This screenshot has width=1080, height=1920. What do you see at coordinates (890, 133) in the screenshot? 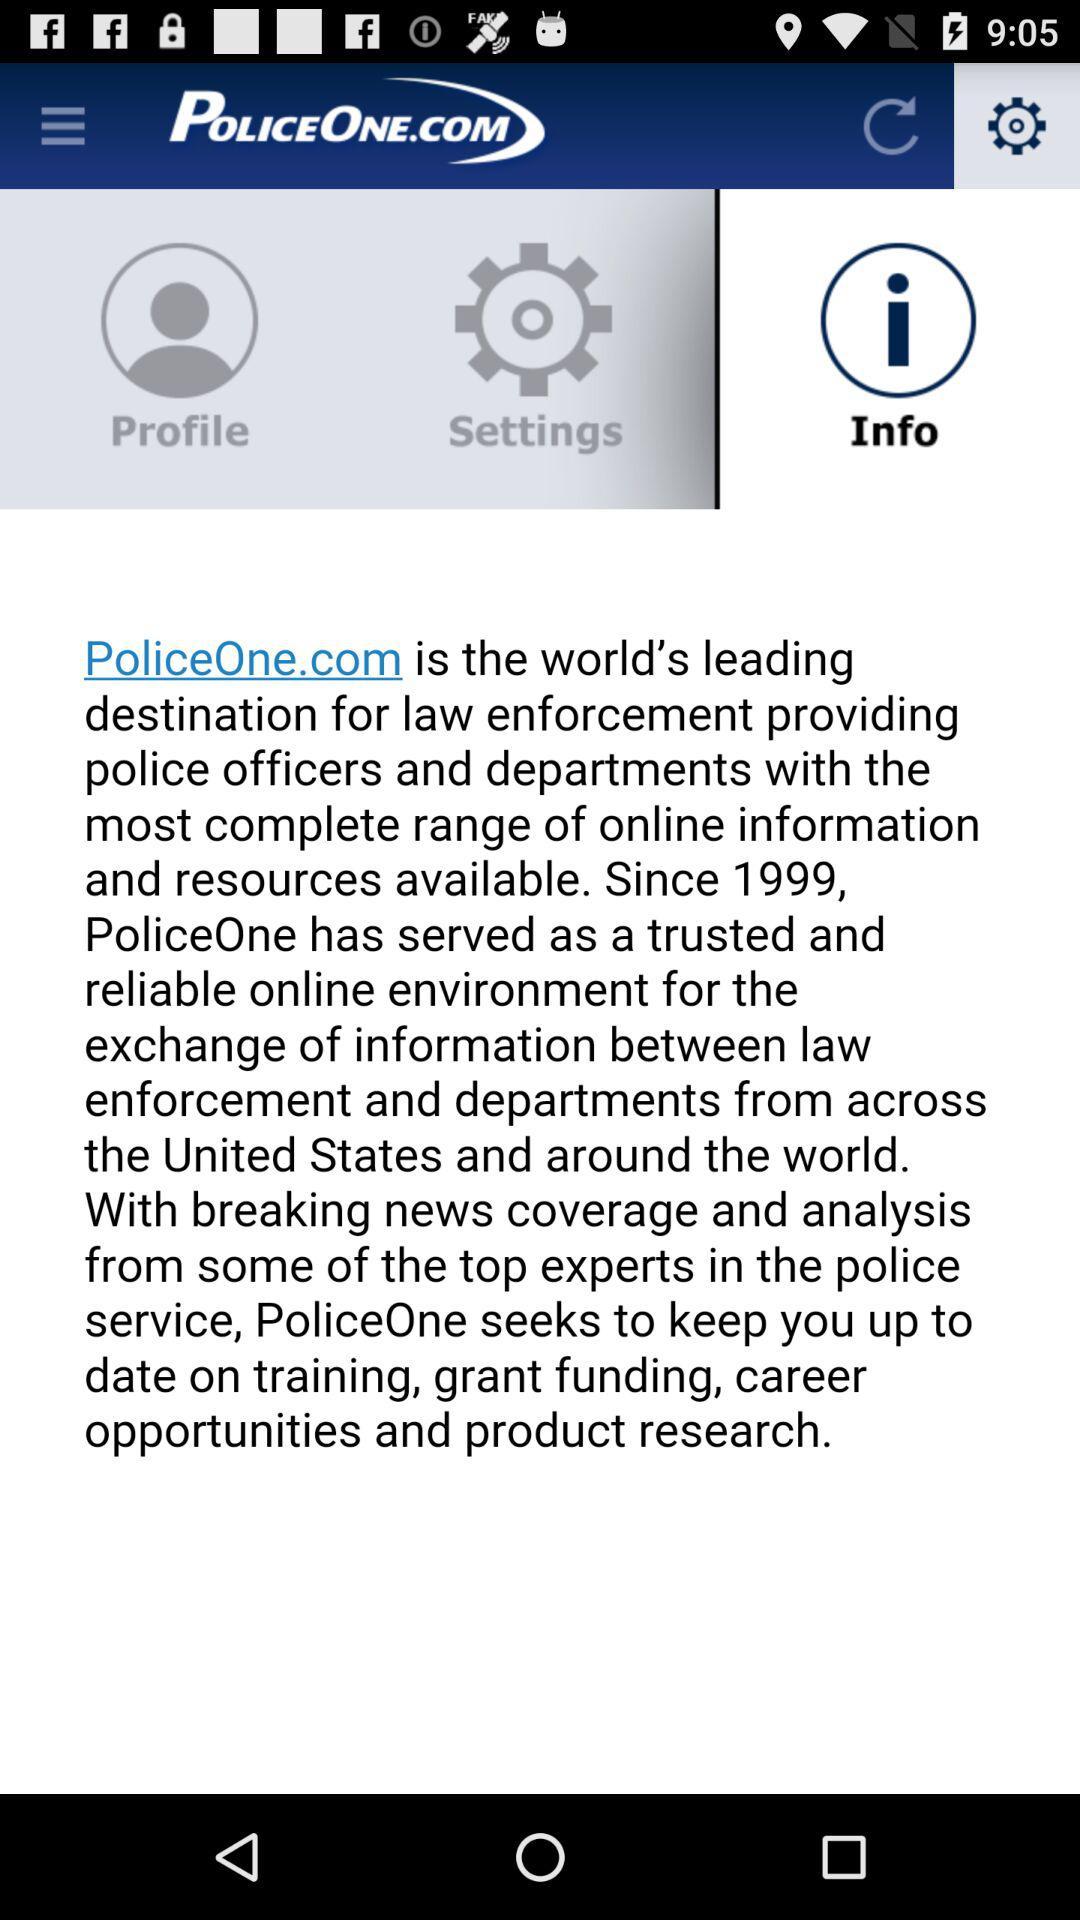
I see `the refresh icon` at bounding box center [890, 133].